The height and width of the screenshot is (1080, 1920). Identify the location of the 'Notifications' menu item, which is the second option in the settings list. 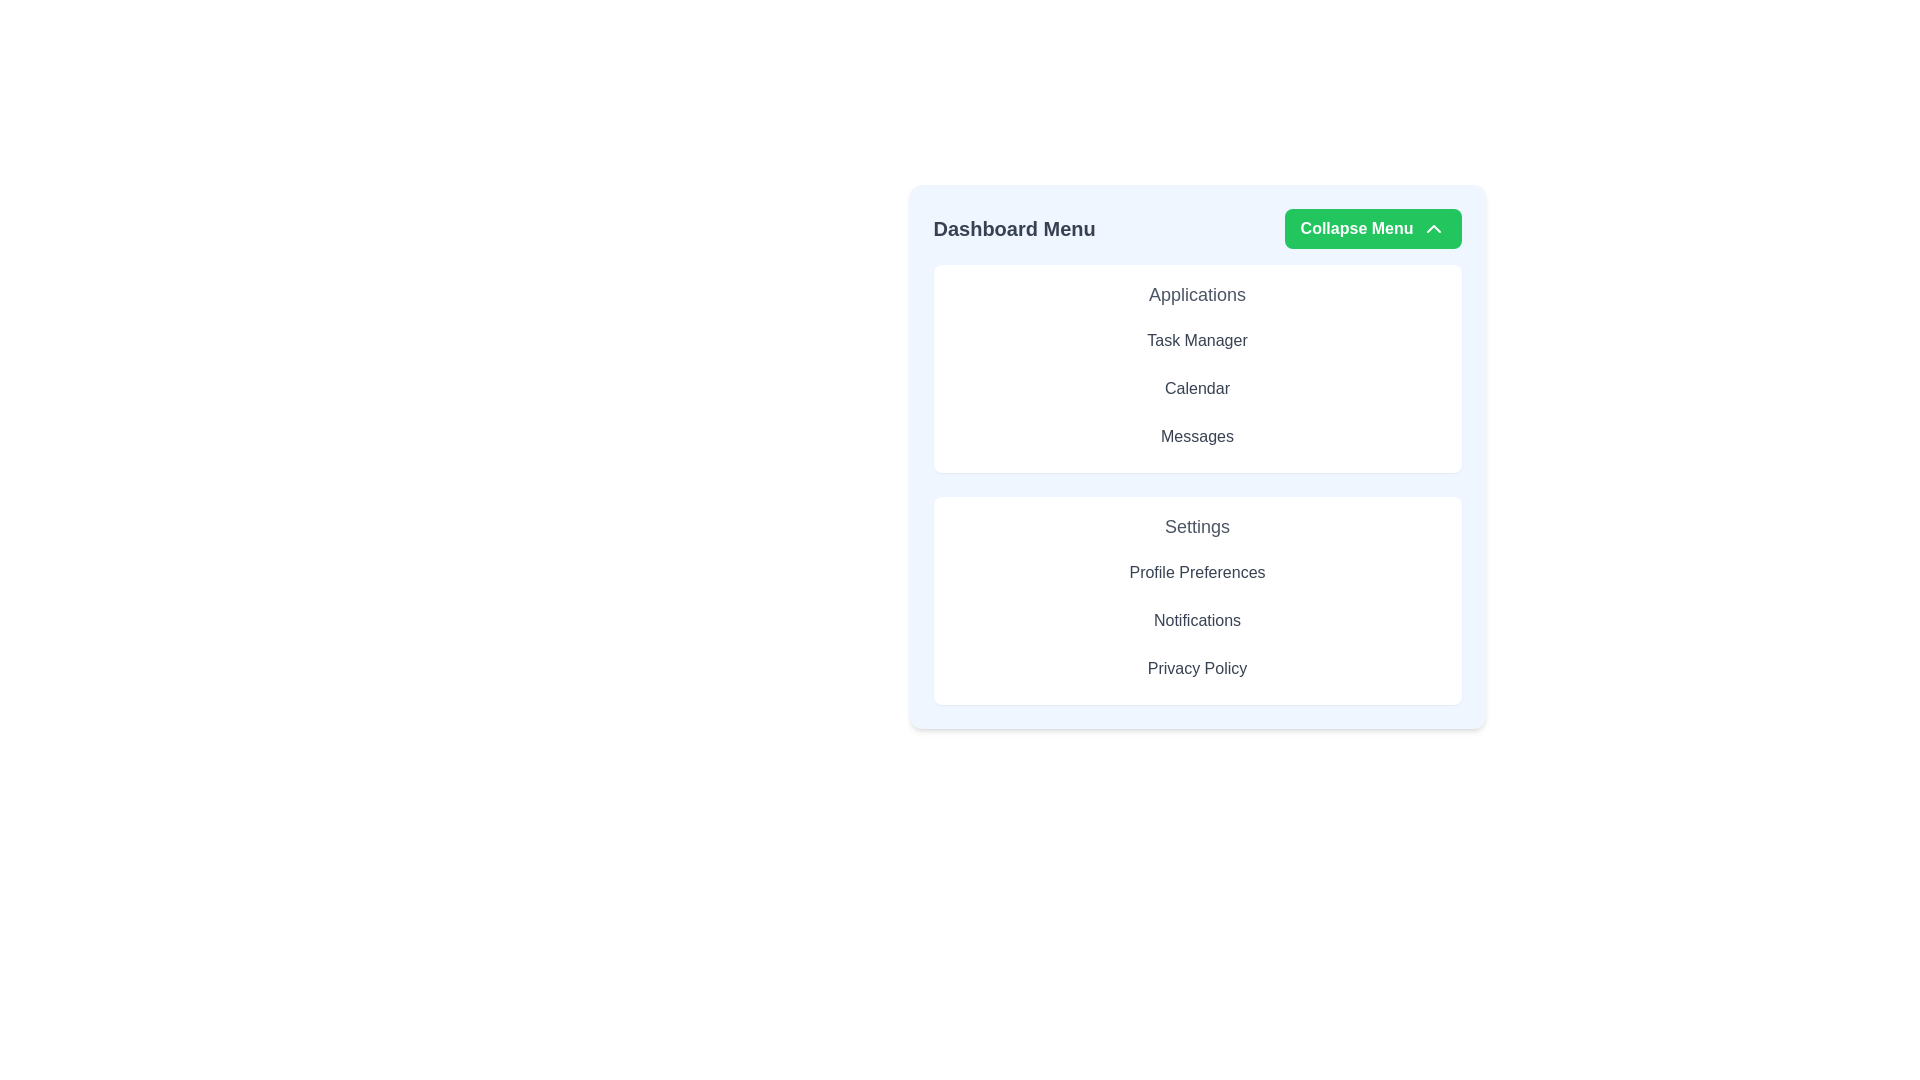
(1197, 620).